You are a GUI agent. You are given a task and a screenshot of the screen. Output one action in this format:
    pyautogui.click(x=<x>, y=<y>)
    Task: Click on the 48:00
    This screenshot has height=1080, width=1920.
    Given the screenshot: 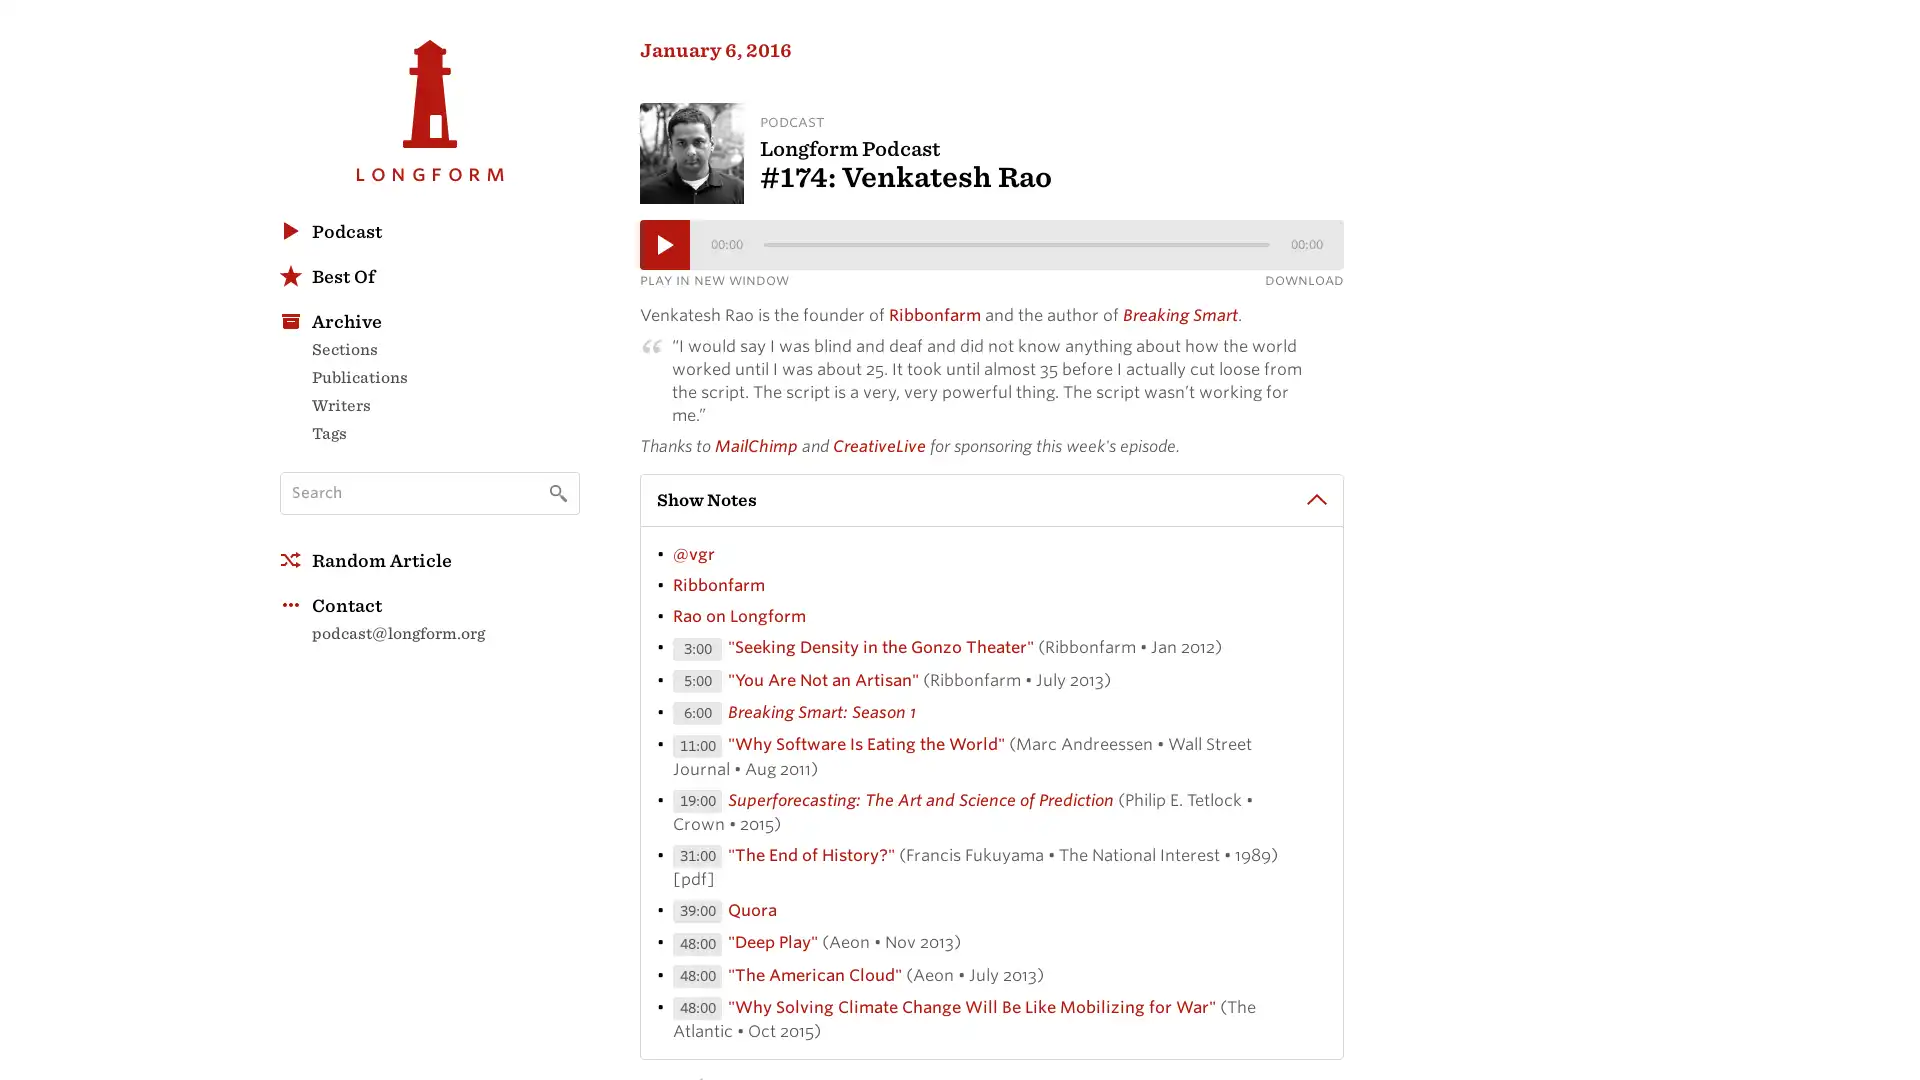 What is the action you would take?
    pyautogui.click(x=697, y=1011)
    